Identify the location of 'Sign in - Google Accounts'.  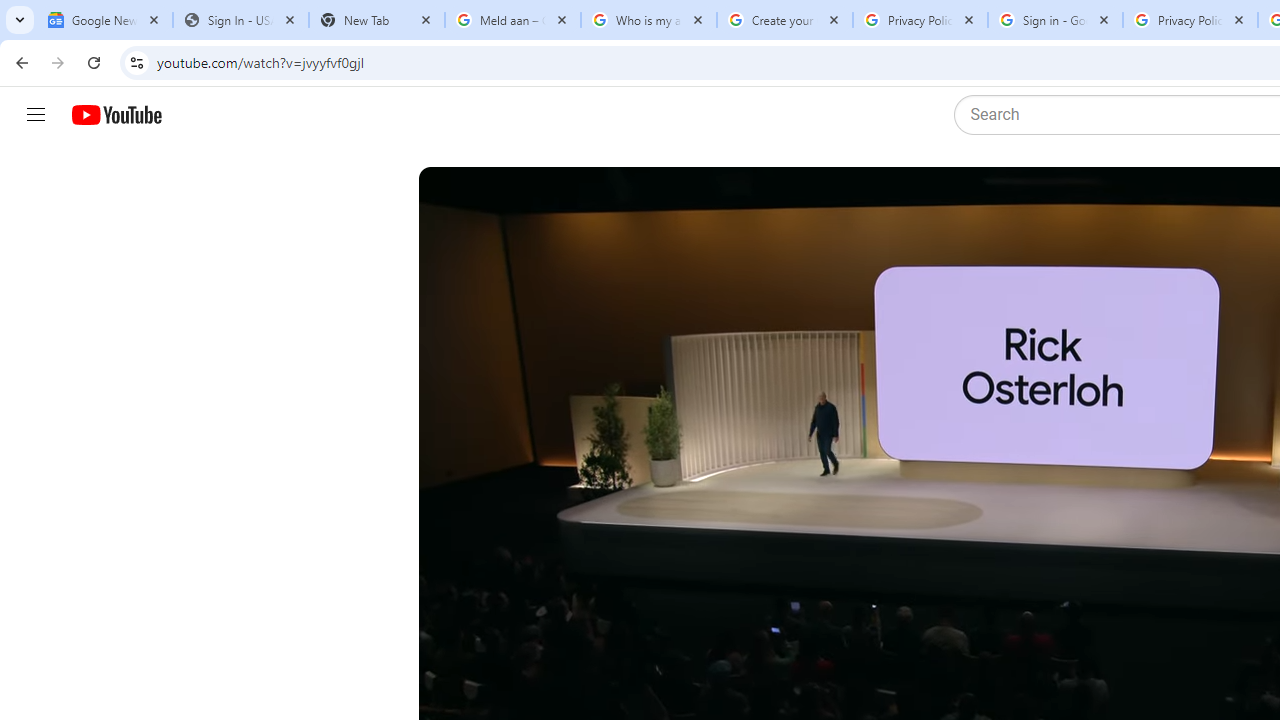
(1054, 20).